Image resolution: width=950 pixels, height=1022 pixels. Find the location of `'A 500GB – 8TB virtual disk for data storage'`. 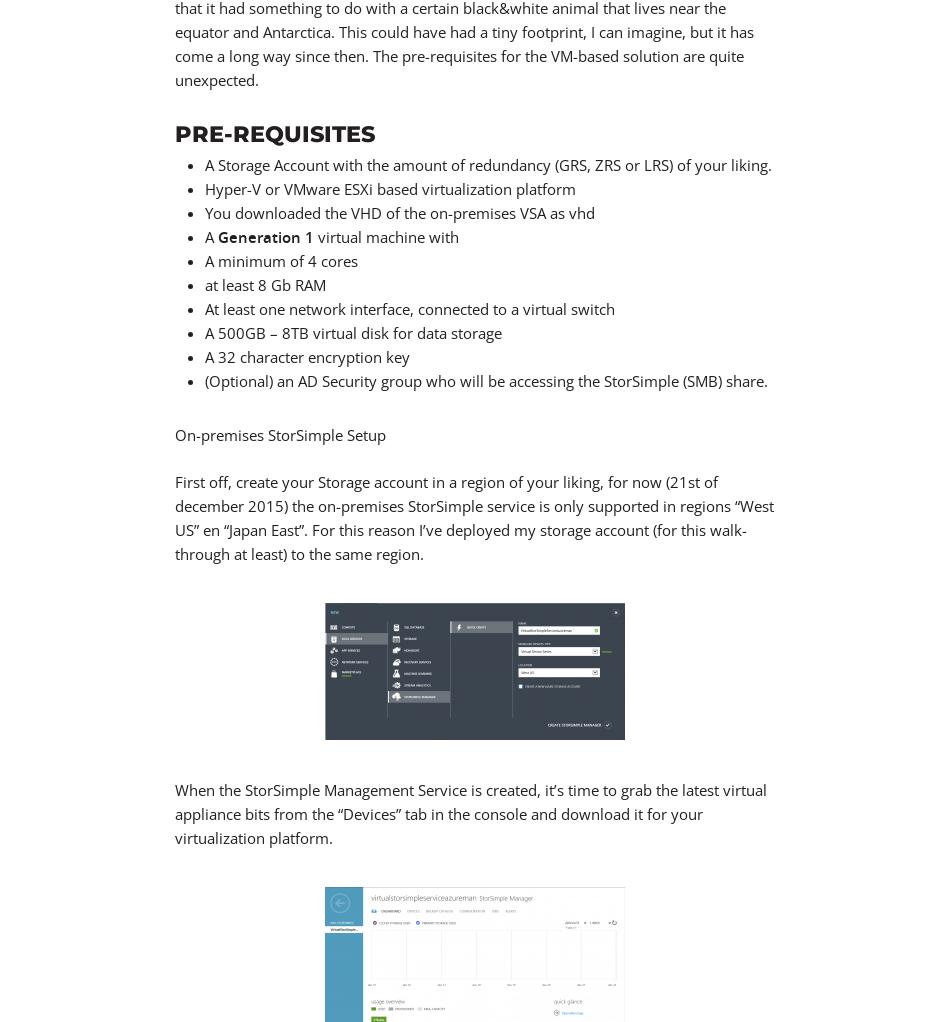

'A 500GB – 8TB virtual disk for data storage' is located at coordinates (352, 332).